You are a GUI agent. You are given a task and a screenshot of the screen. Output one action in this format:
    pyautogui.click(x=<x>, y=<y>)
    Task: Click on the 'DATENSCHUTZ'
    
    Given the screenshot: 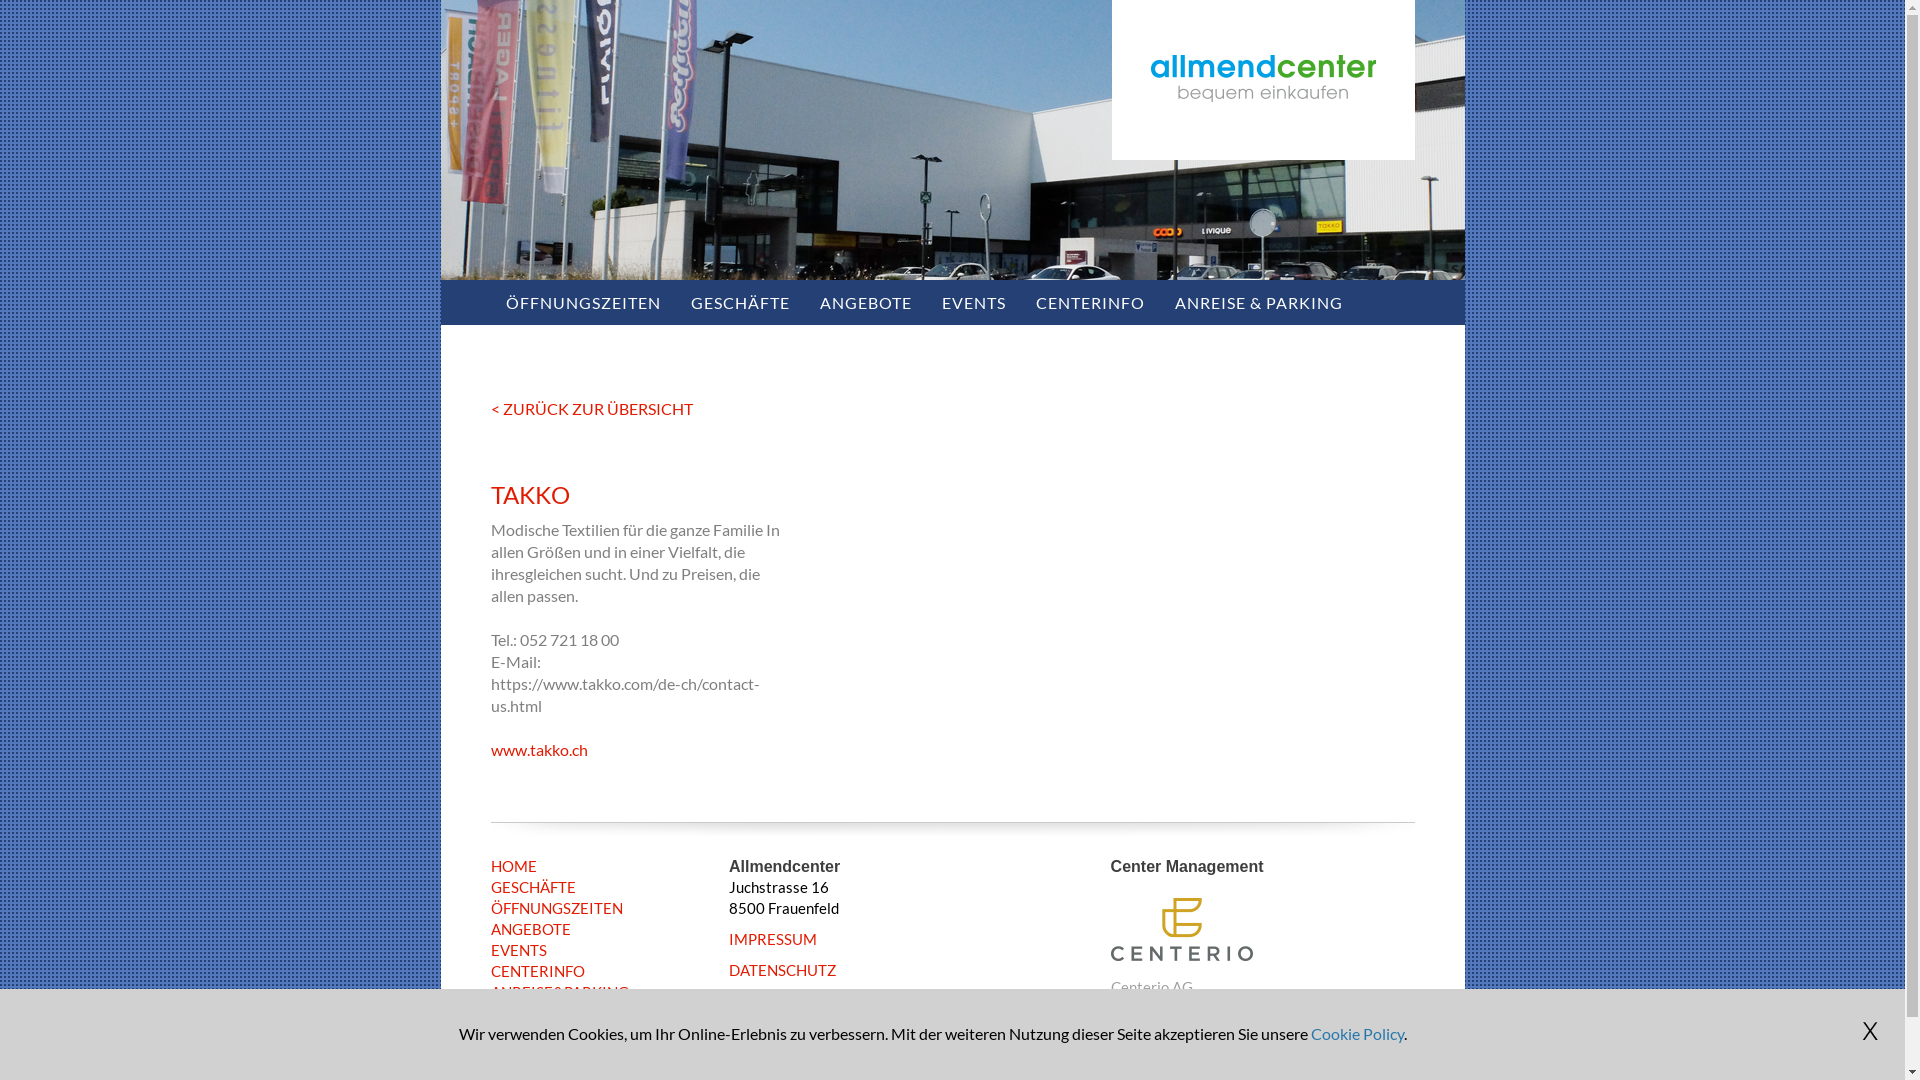 What is the action you would take?
    pyautogui.click(x=781, y=969)
    